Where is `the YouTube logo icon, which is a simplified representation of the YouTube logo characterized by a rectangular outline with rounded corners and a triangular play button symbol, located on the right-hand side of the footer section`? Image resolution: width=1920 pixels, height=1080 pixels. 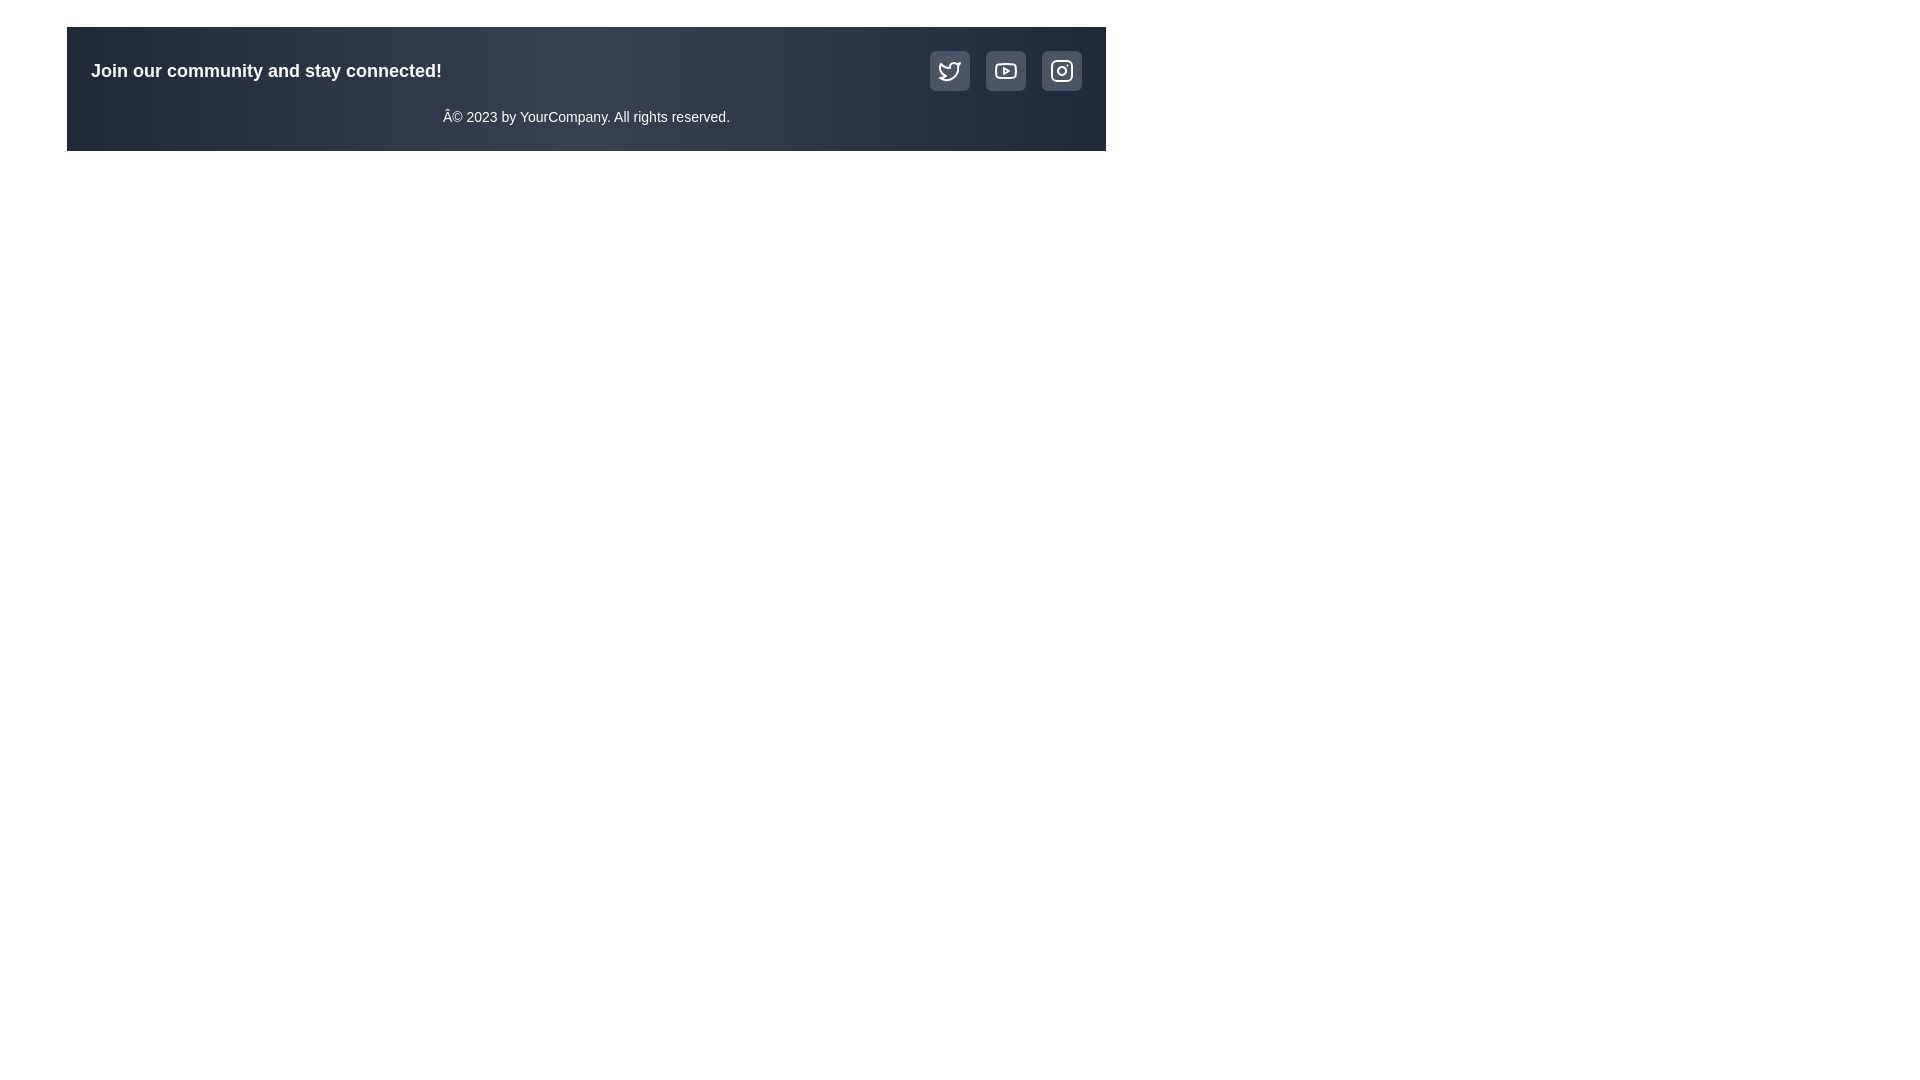
the YouTube logo icon, which is a simplified representation of the YouTube logo characterized by a rectangular outline with rounded corners and a triangular play button symbol, located on the right-hand side of the footer section is located at coordinates (1006, 69).